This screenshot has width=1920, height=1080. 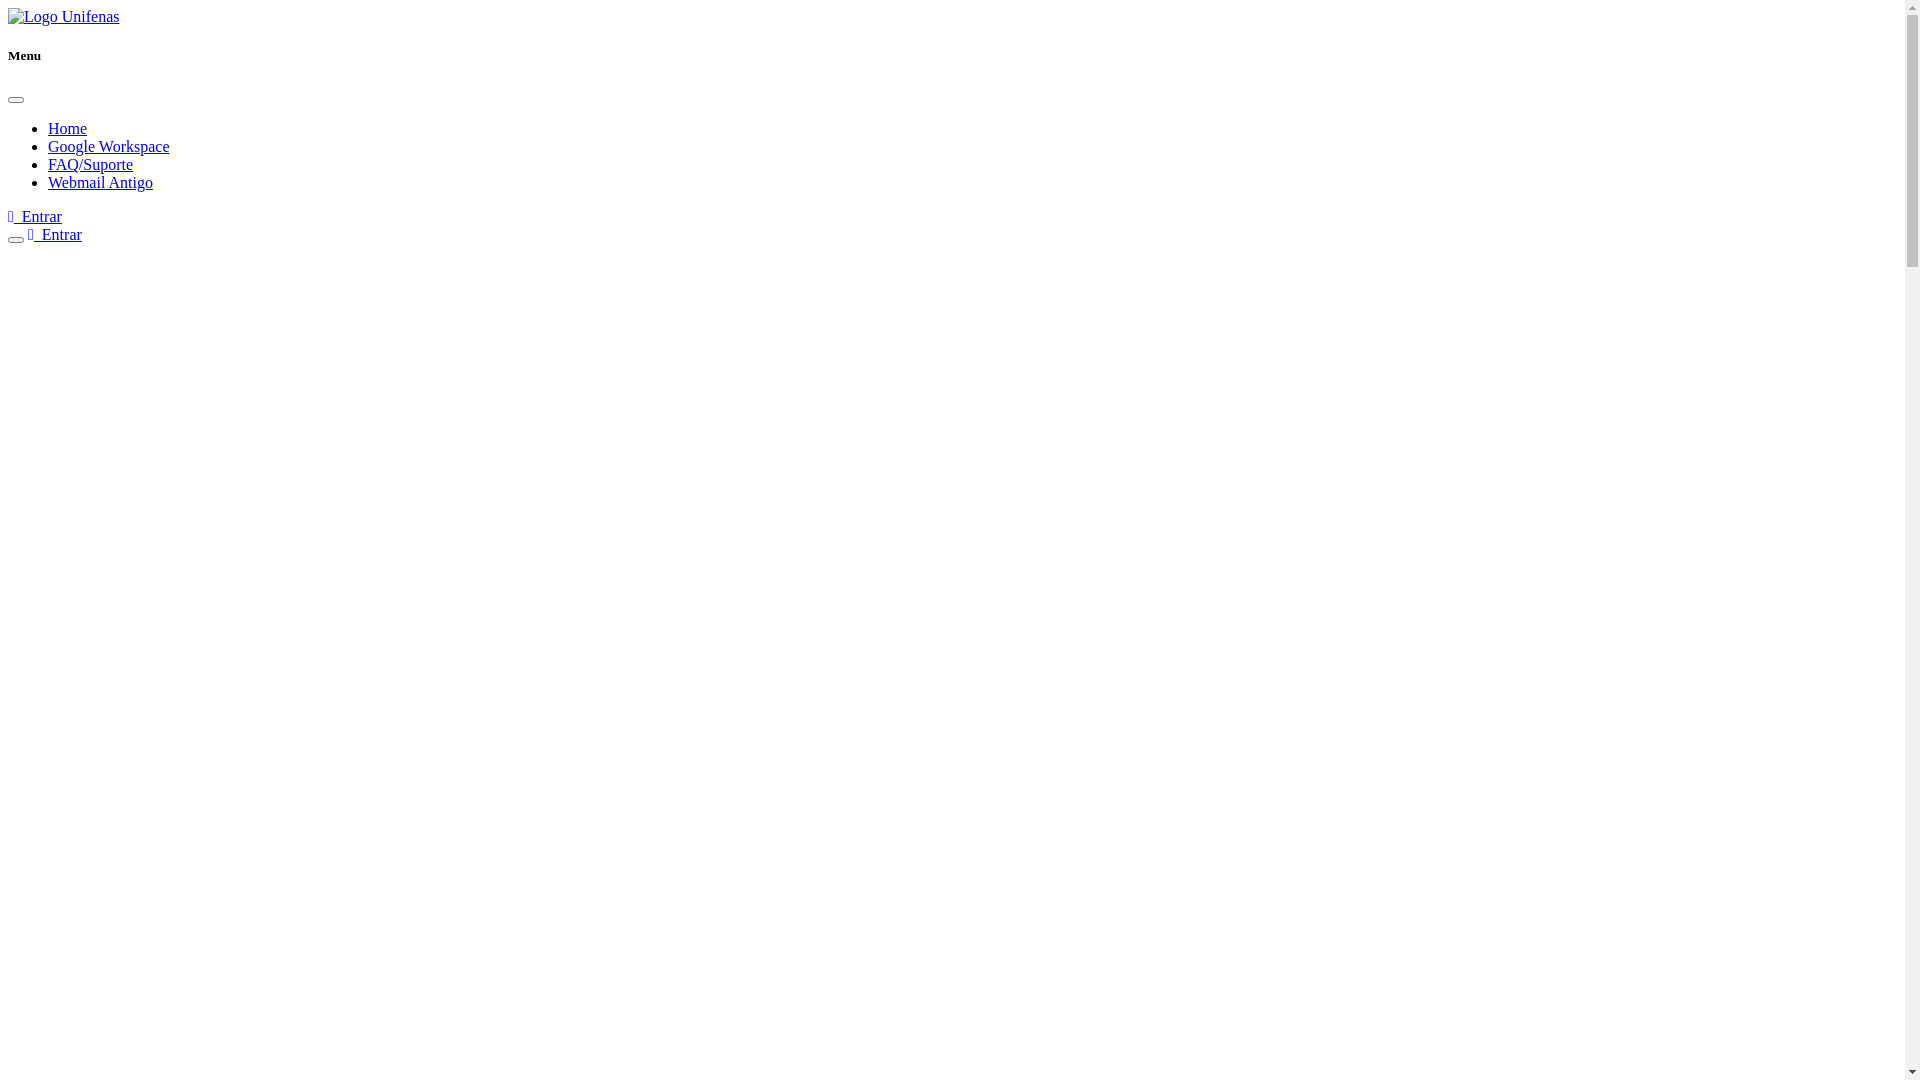 What do you see at coordinates (108, 145) in the screenshot?
I see `'Google Workspace'` at bounding box center [108, 145].